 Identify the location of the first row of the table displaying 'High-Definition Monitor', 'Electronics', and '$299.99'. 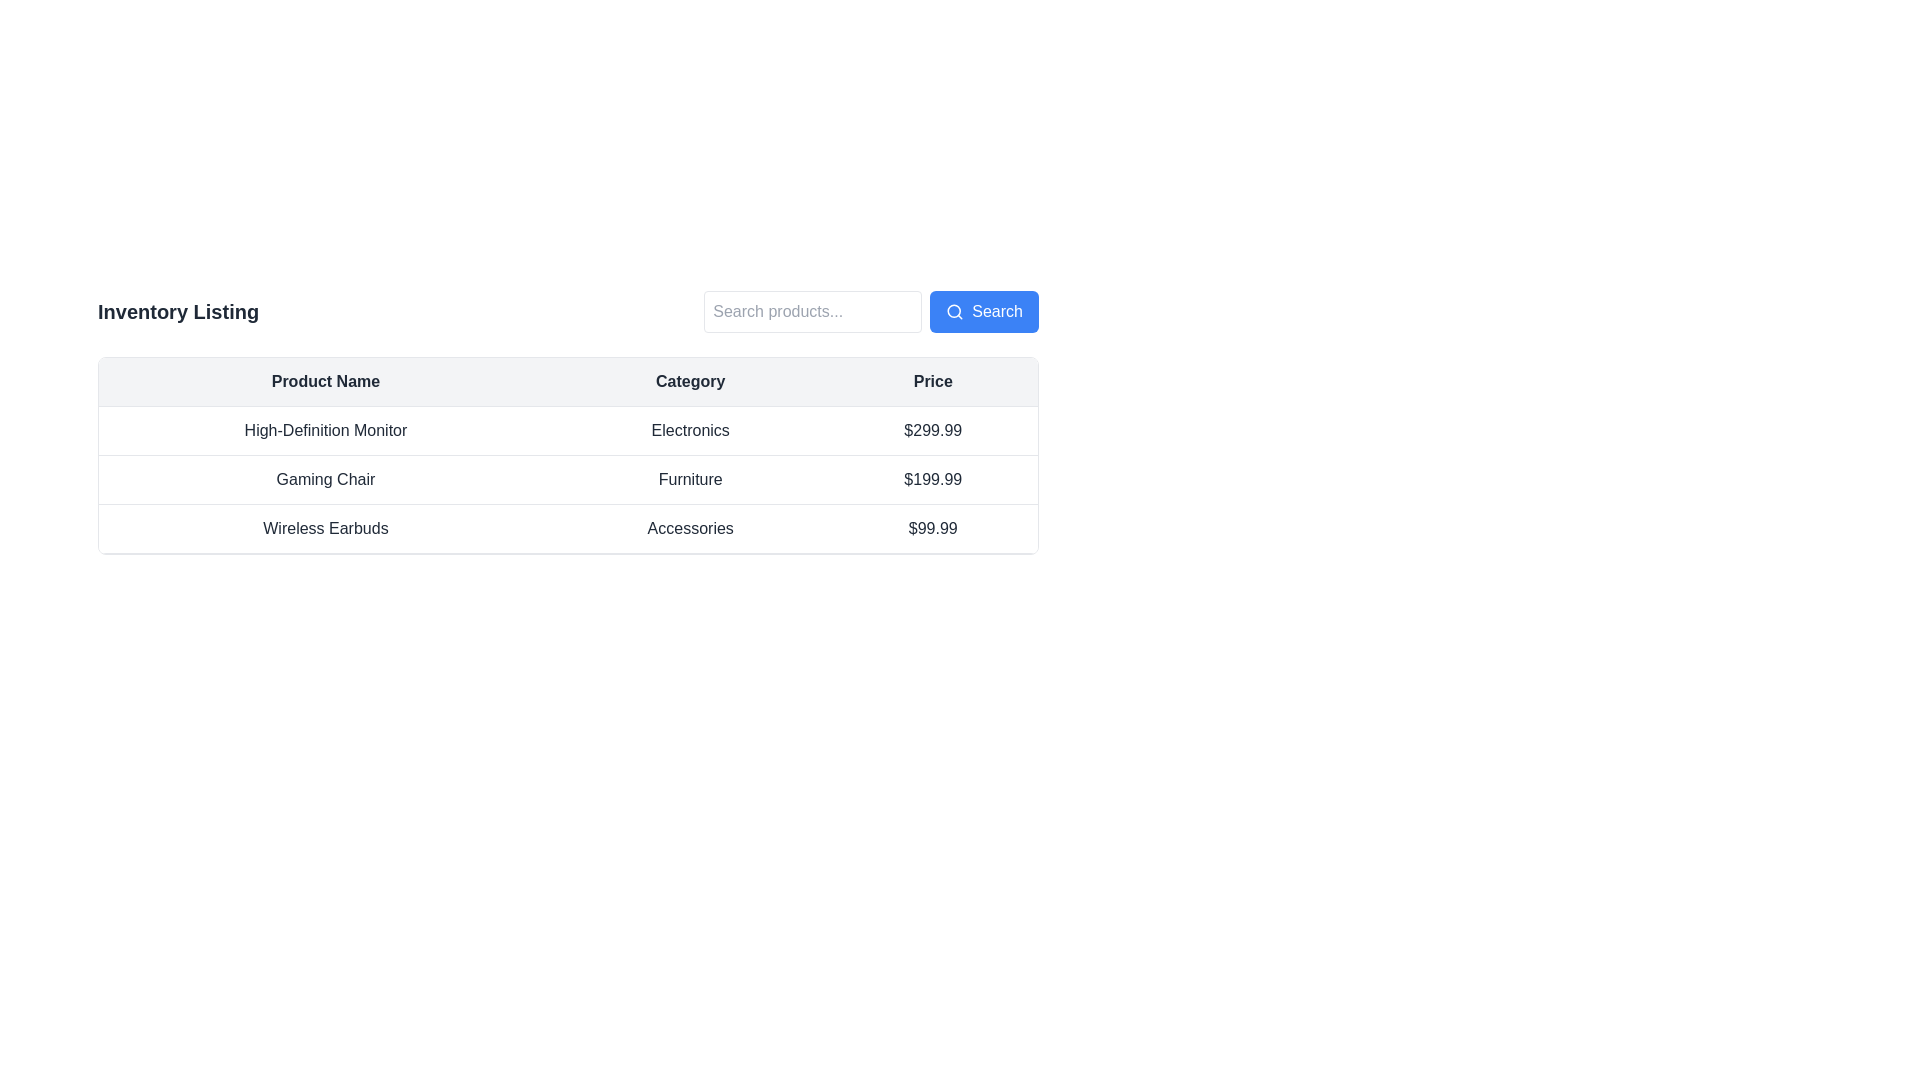
(567, 430).